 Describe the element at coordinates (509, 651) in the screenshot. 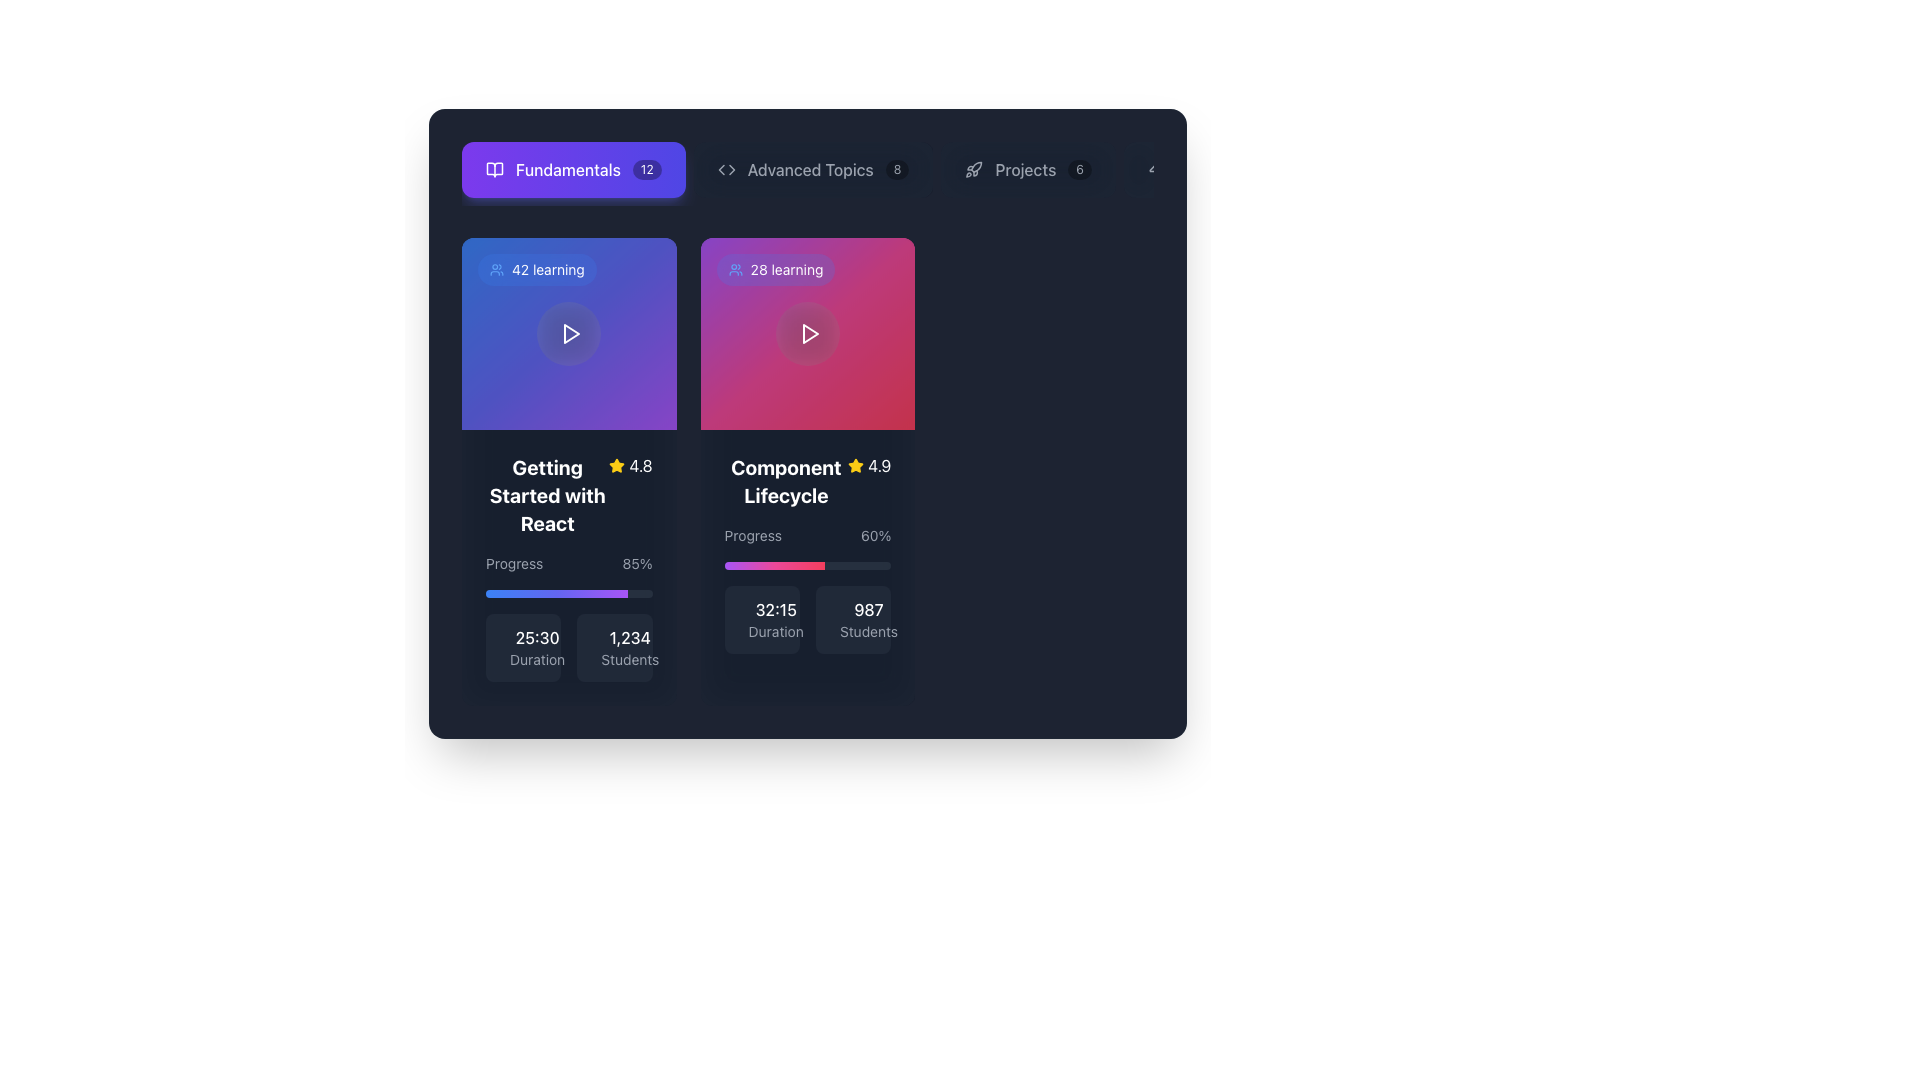

I see `the circular SVG element styled as a clock icon located in the bottom section of the 'Getting Started with React' card` at that location.